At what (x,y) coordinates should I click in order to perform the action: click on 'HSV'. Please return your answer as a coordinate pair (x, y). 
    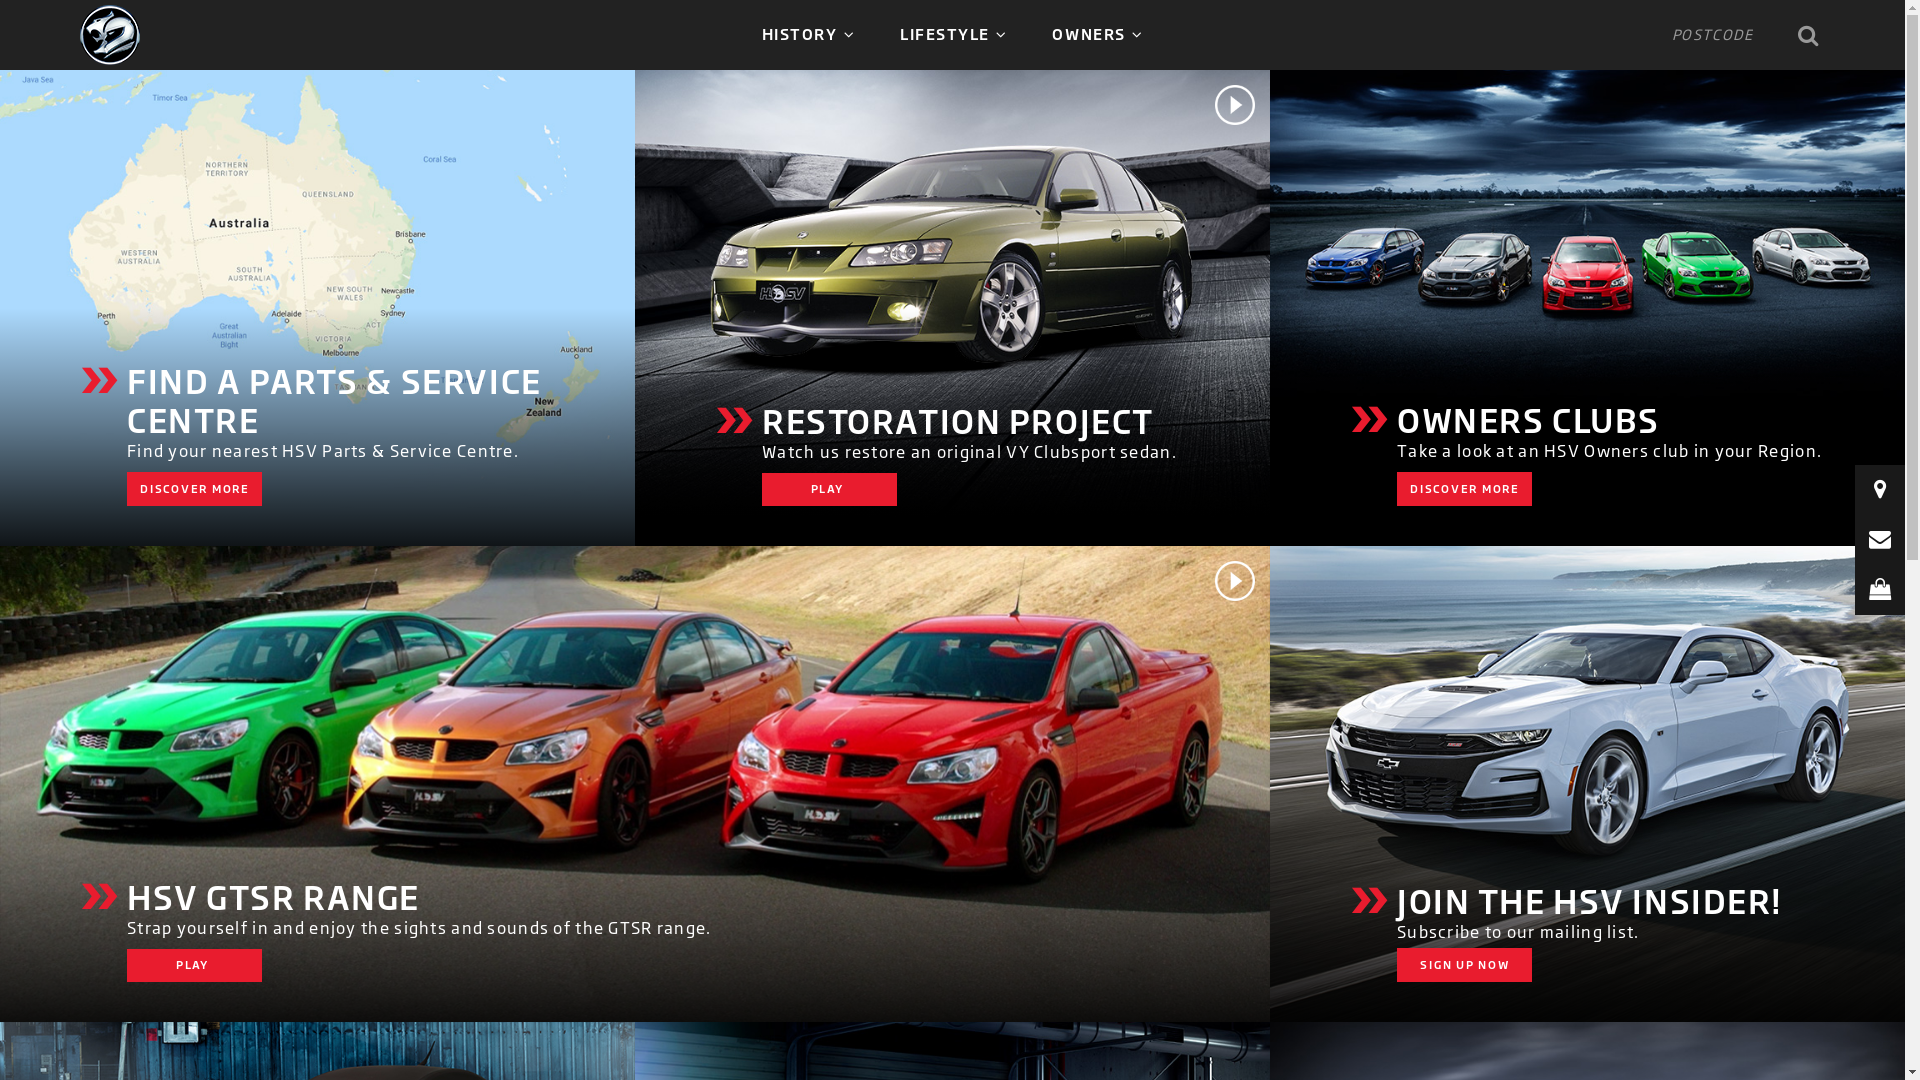
    Looking at the image, I should click on (109, 33).